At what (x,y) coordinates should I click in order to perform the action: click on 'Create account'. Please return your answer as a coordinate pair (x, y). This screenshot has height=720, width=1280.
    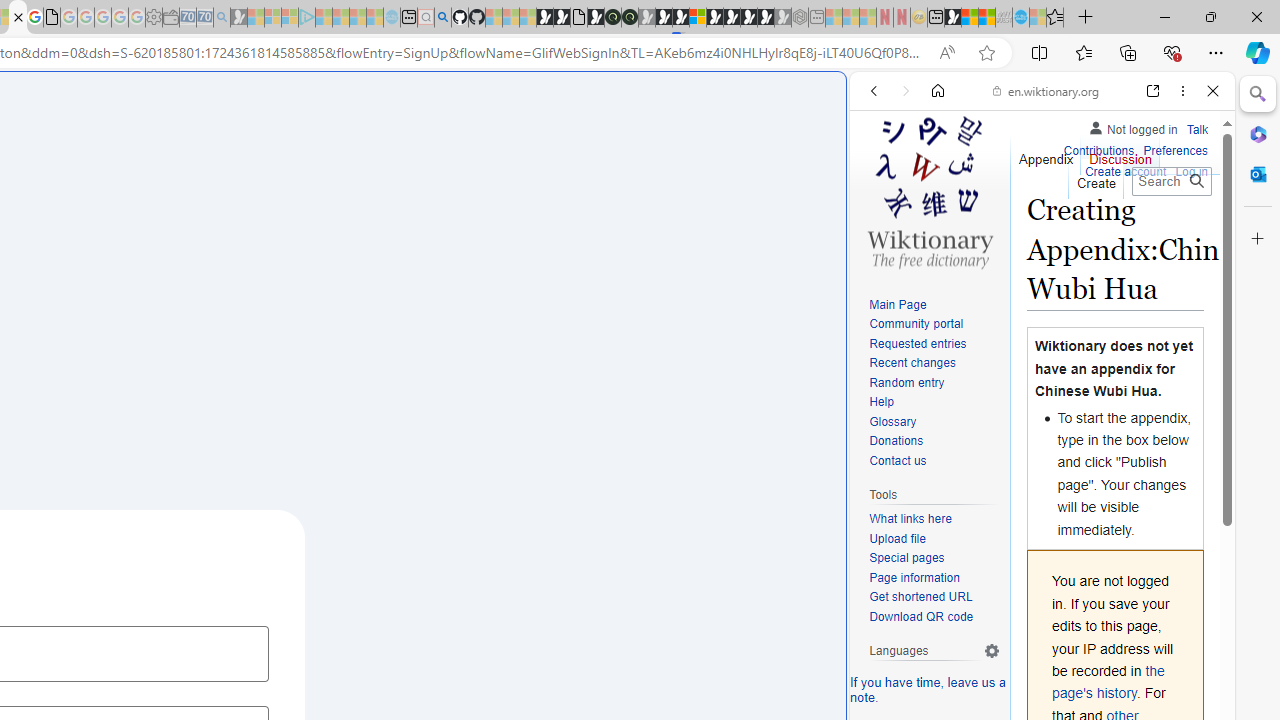
    Looking at the image, I should click on (1125, 171).